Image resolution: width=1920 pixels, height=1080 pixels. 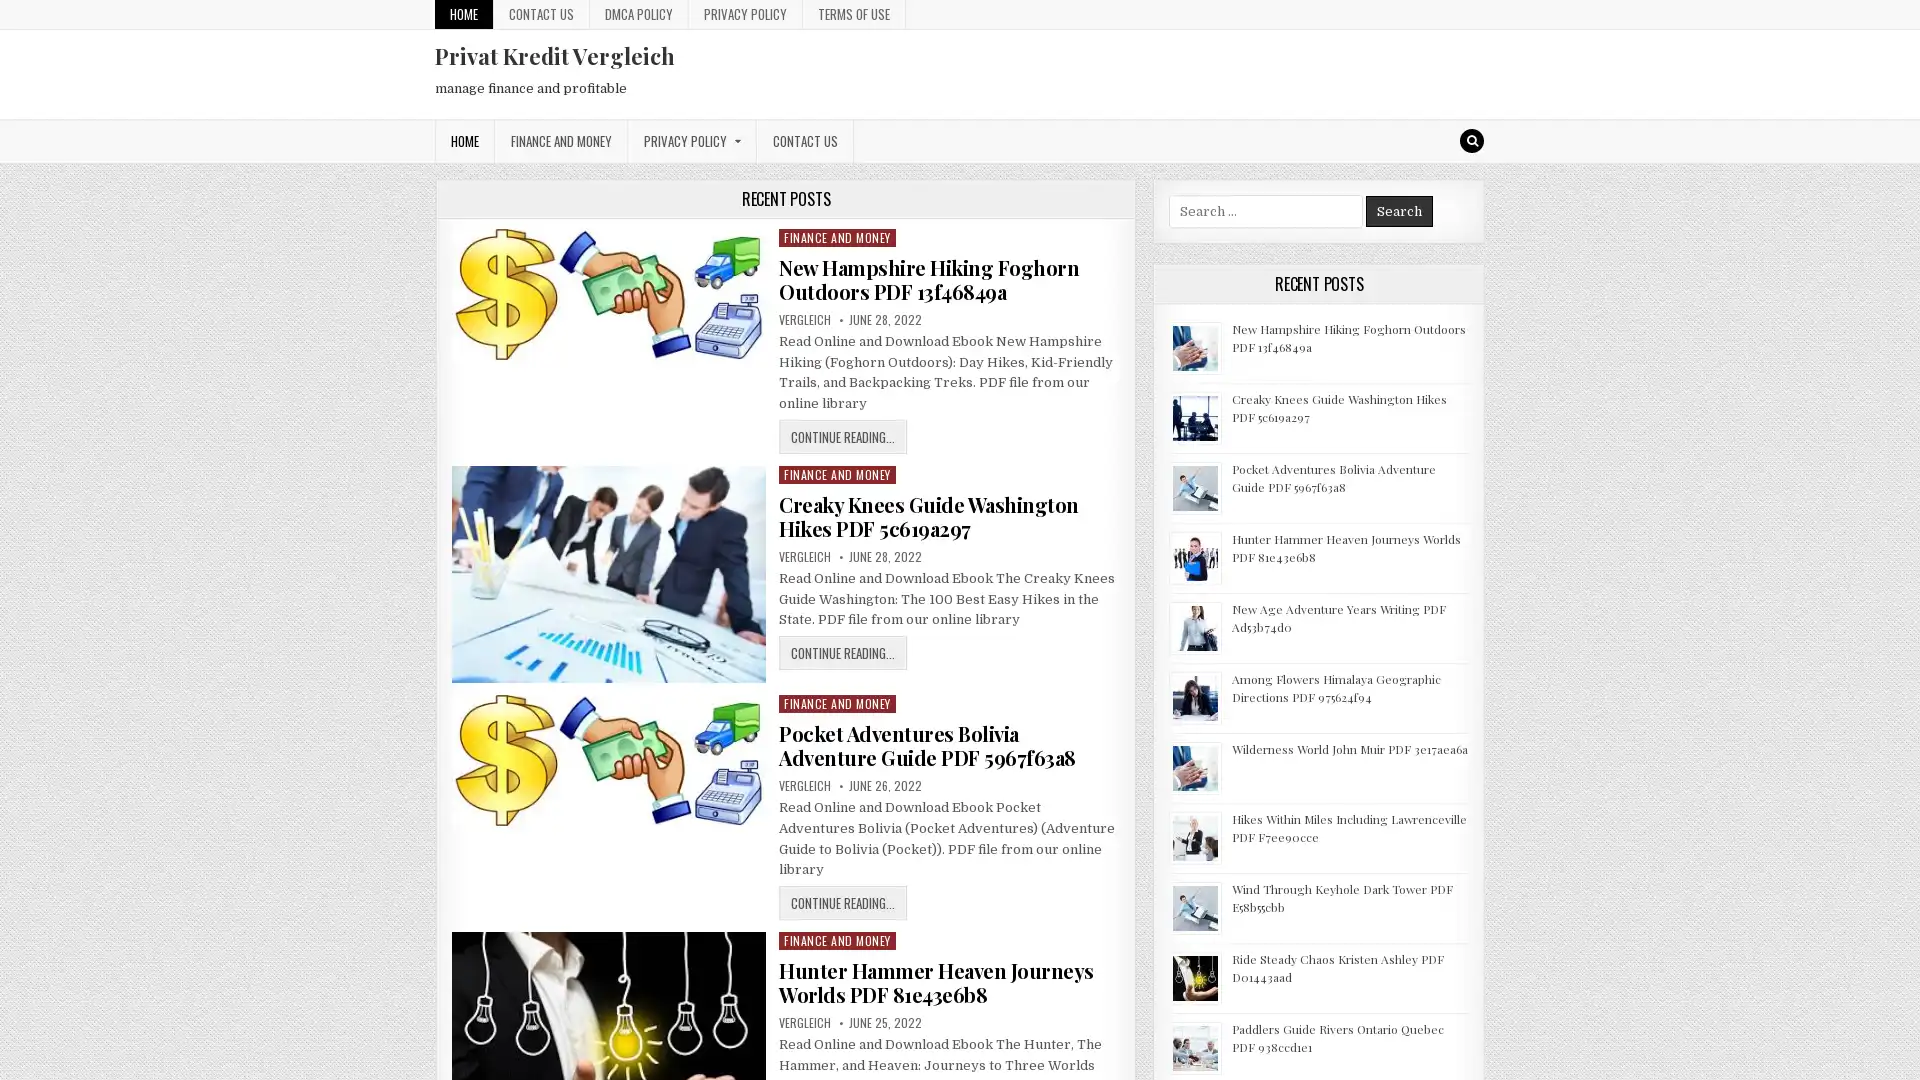 I want to click on Search, so click(x=1398, y=211).